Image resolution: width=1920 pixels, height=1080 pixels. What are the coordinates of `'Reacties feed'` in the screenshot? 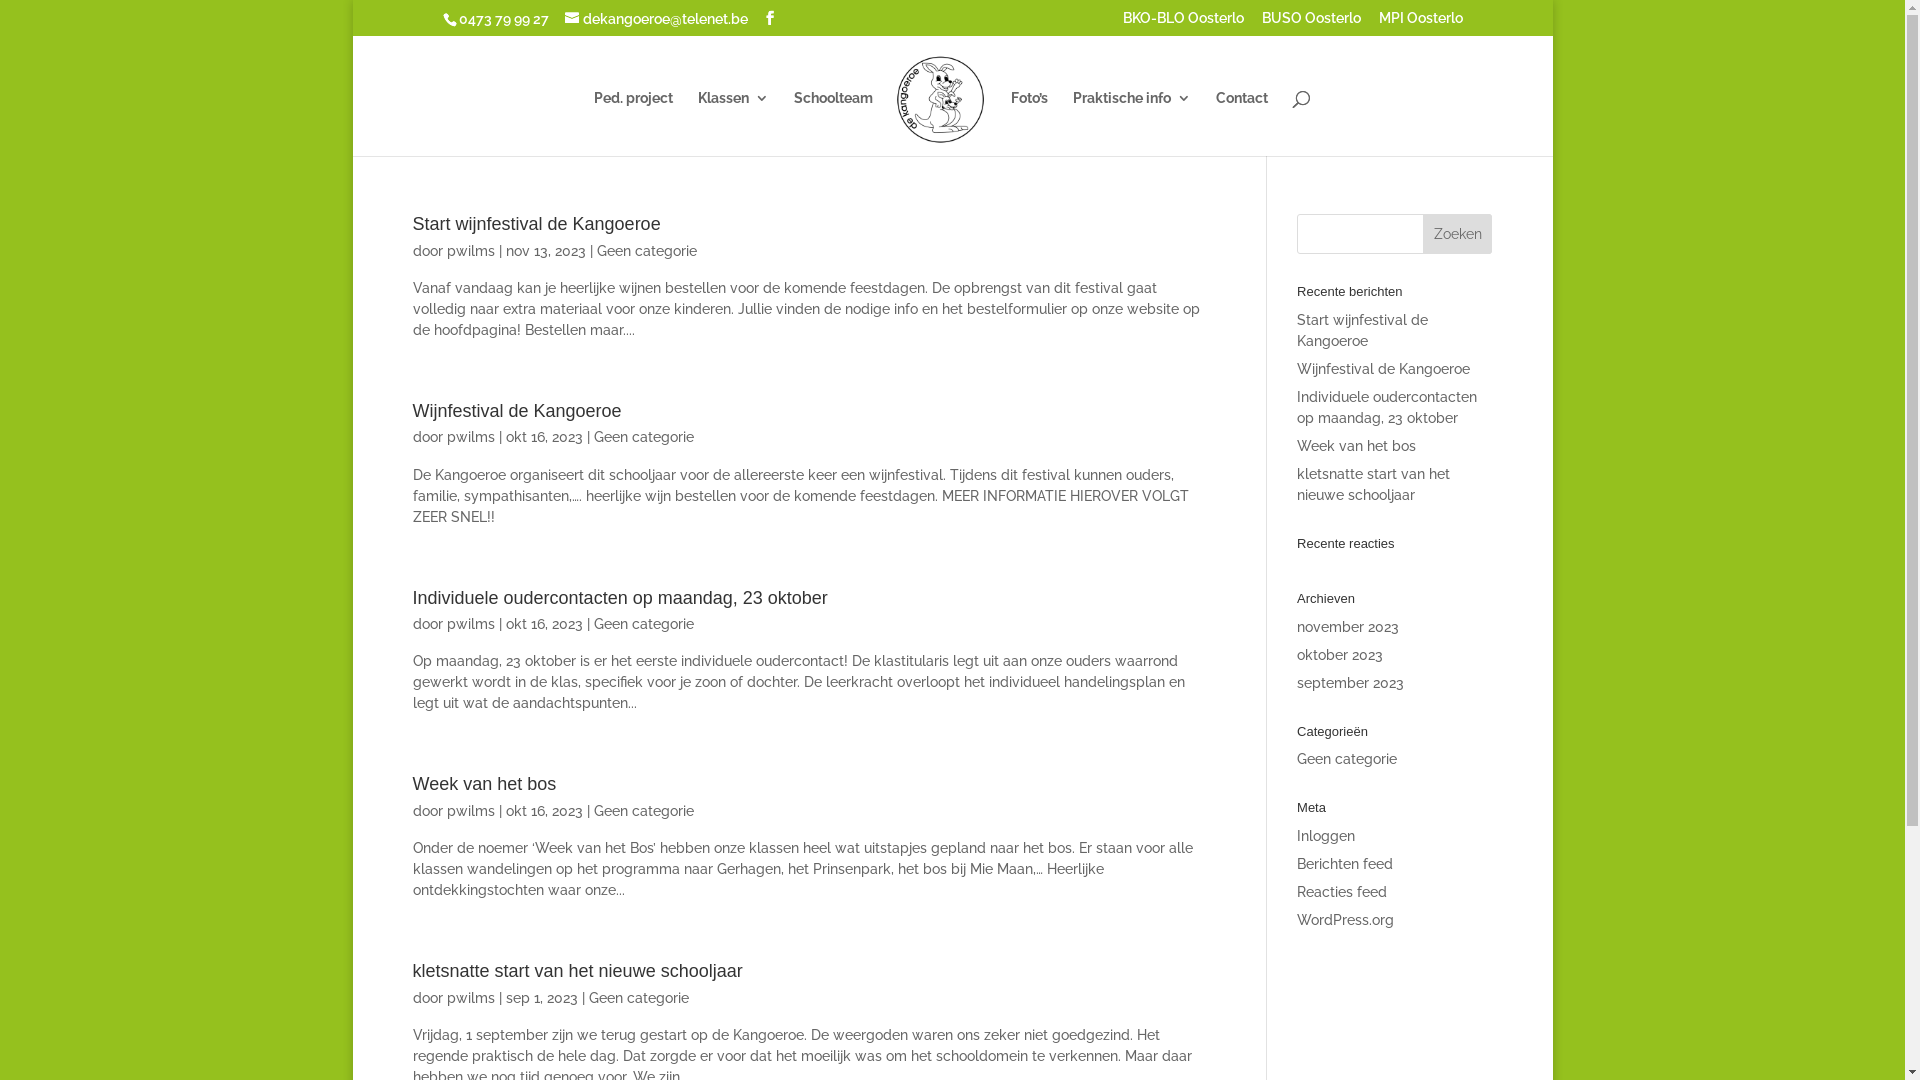 It's located at (1296, 890).